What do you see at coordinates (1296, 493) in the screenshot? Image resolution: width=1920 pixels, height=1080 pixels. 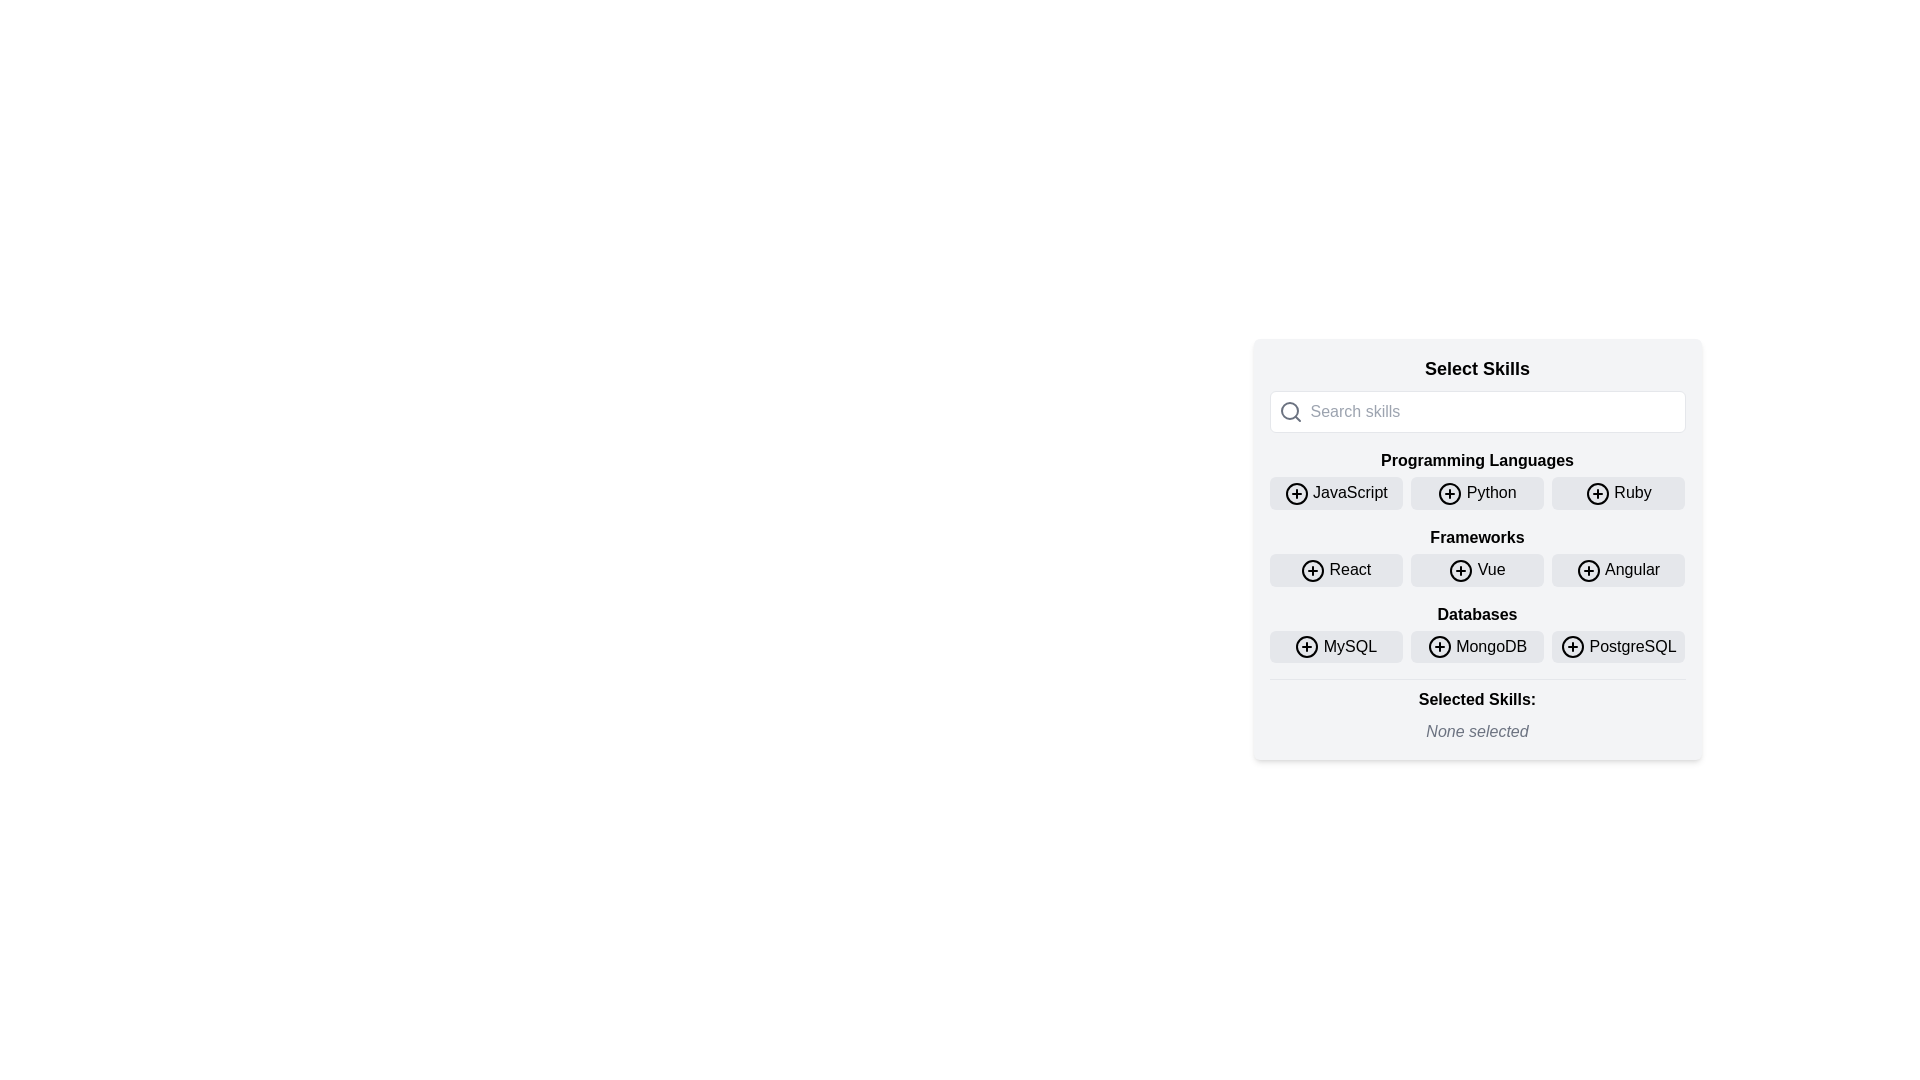 I see `the circular icon button with a plus sign, located to the left of the 'JavaScript' label in the 'Programming Languages' section of the 'Select Skills' interface` at bounding box center [1296, 493].